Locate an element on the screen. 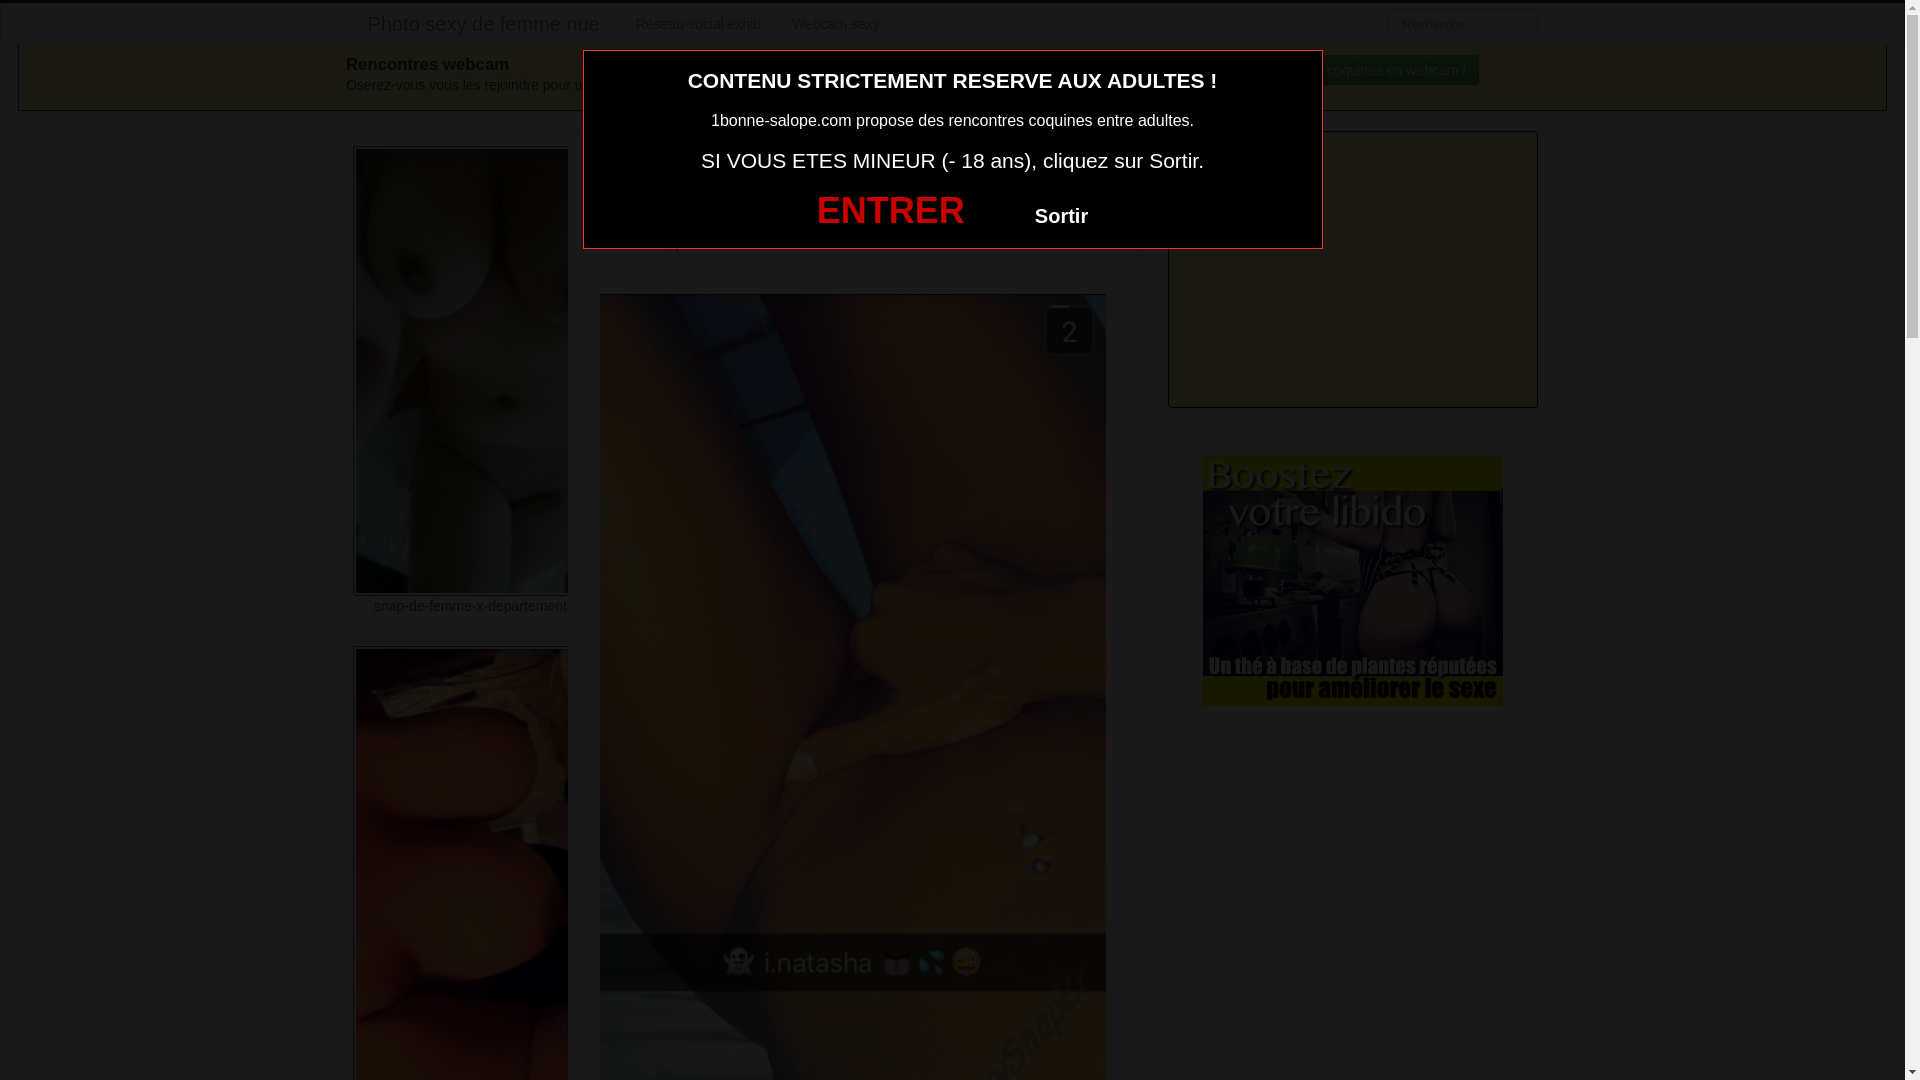 The image size is (1920, 1080). 'Sortir' is located at coordinates (1060, 216).